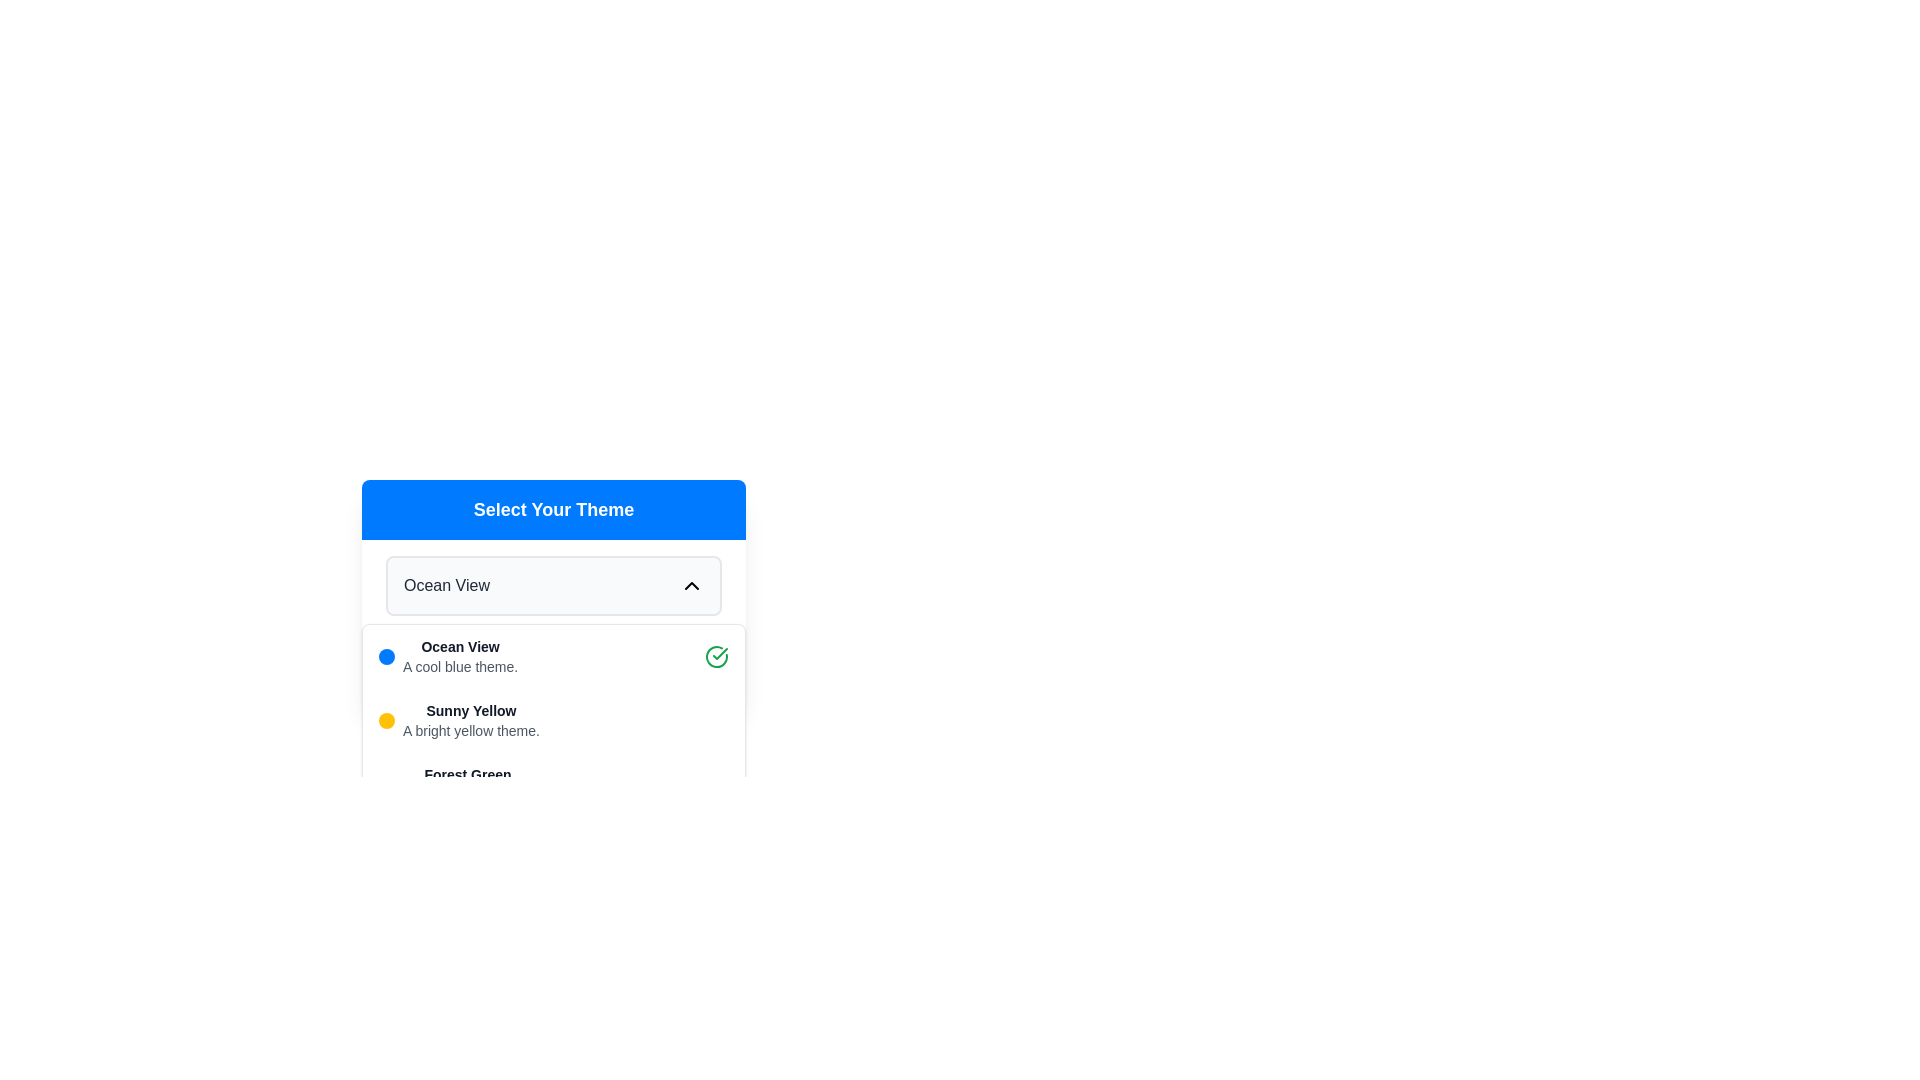  Describe the element at coordinates (459, 647) in the screenshot. I see `the 'A cool blue theme' text label element within the 'Select Your Theme' dropdown menu for accessibility purposes` at that location.